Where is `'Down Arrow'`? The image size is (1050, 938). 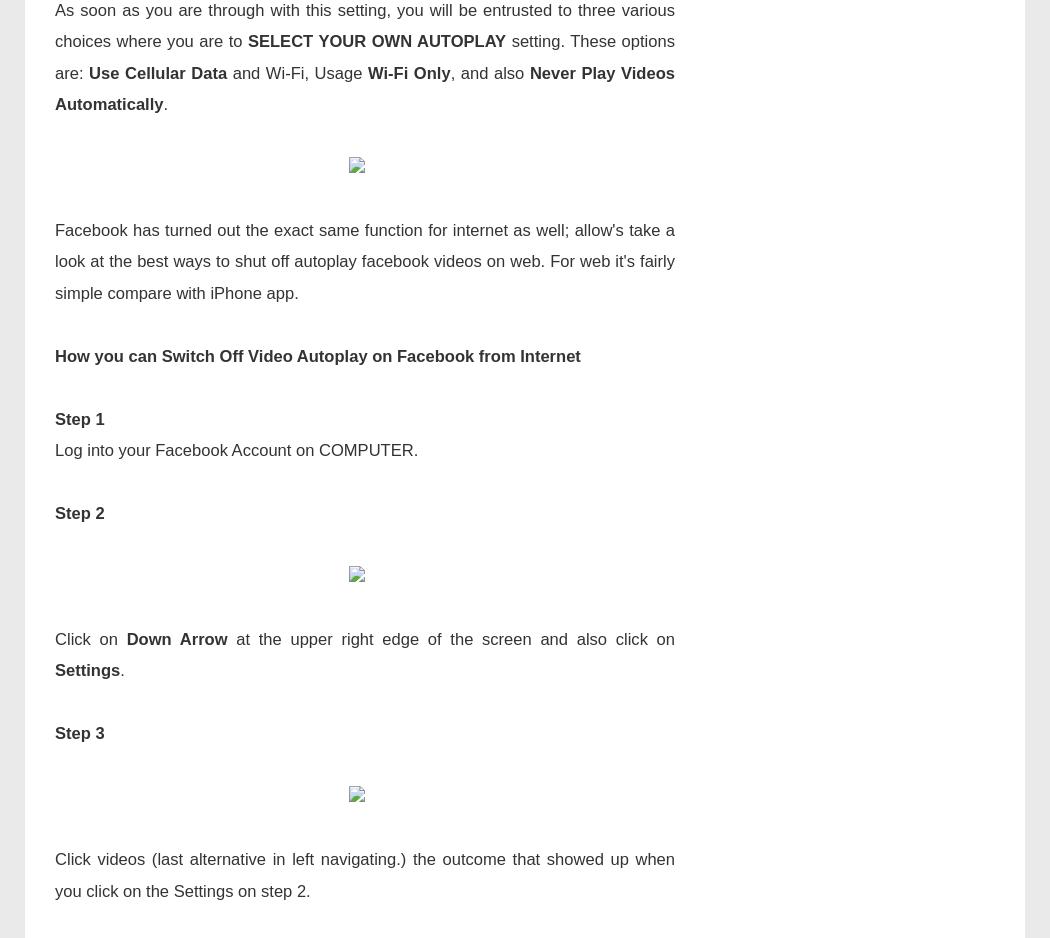
'Down Arrow' is located at coordinates (176, 637).